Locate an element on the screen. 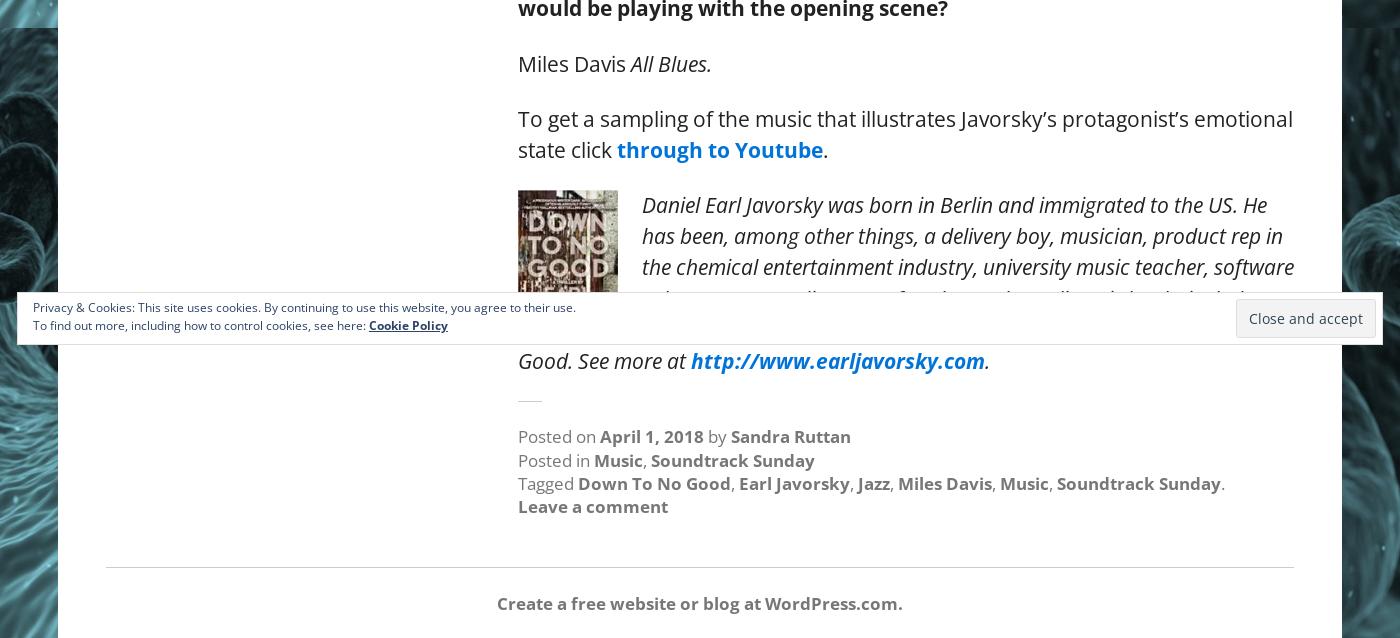  'Jazz' is located at coordinates (874, 482).